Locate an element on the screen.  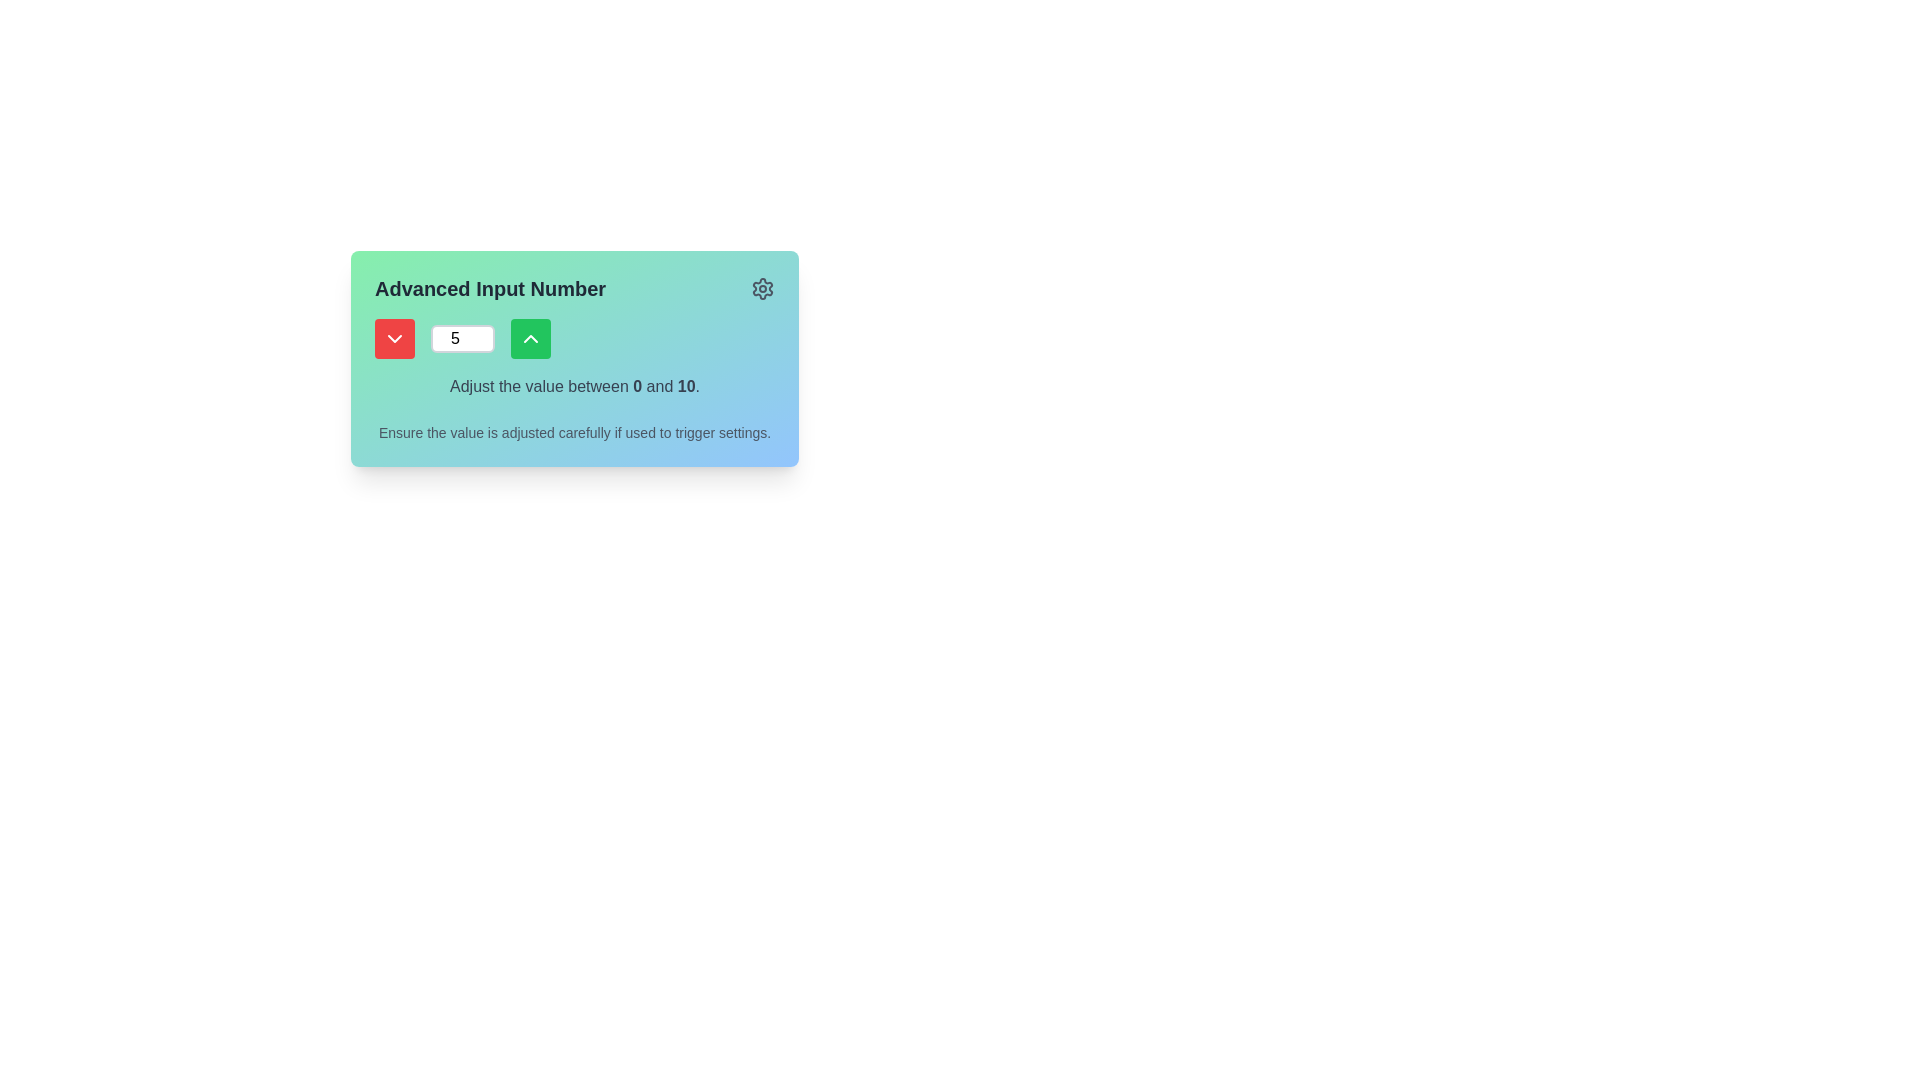
the gear-shaped icon in the top-right corner of the light gradient background card is located at coordinates (762, 289).